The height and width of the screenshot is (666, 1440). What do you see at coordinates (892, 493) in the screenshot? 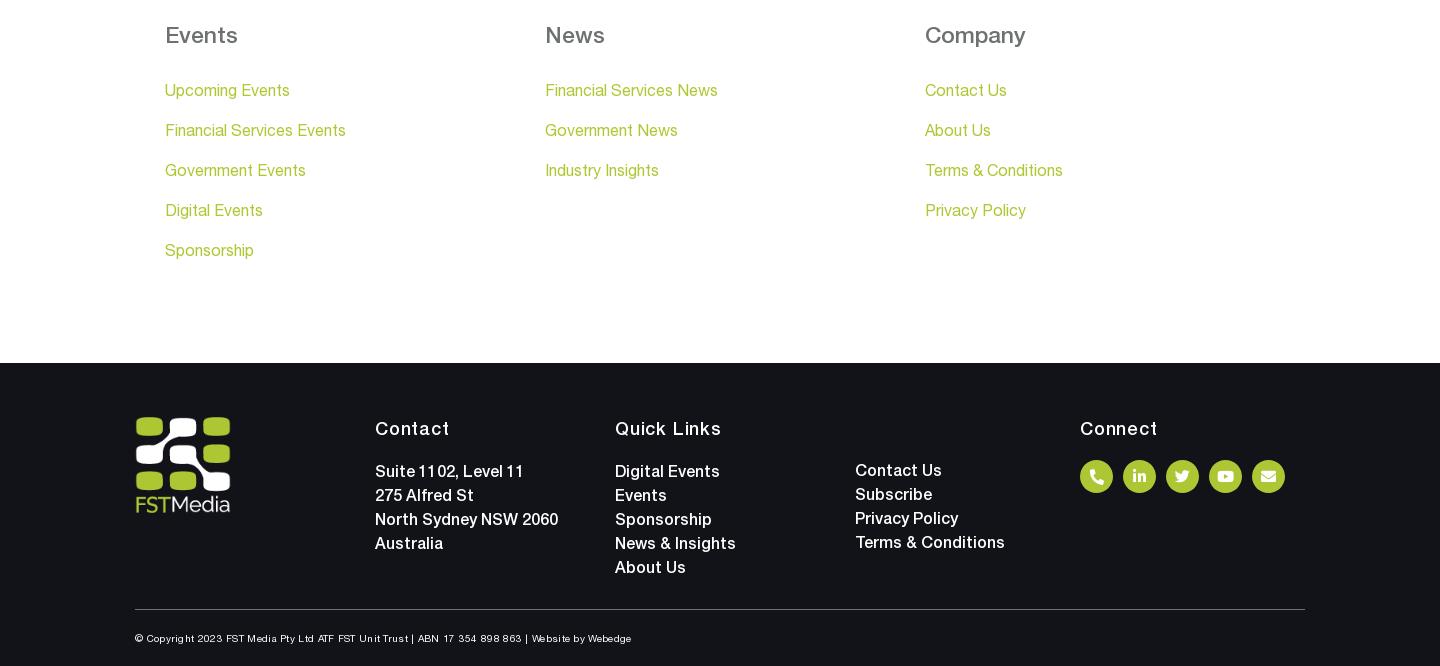
I see `'Subscribe'` at bounding box center [892, 493].